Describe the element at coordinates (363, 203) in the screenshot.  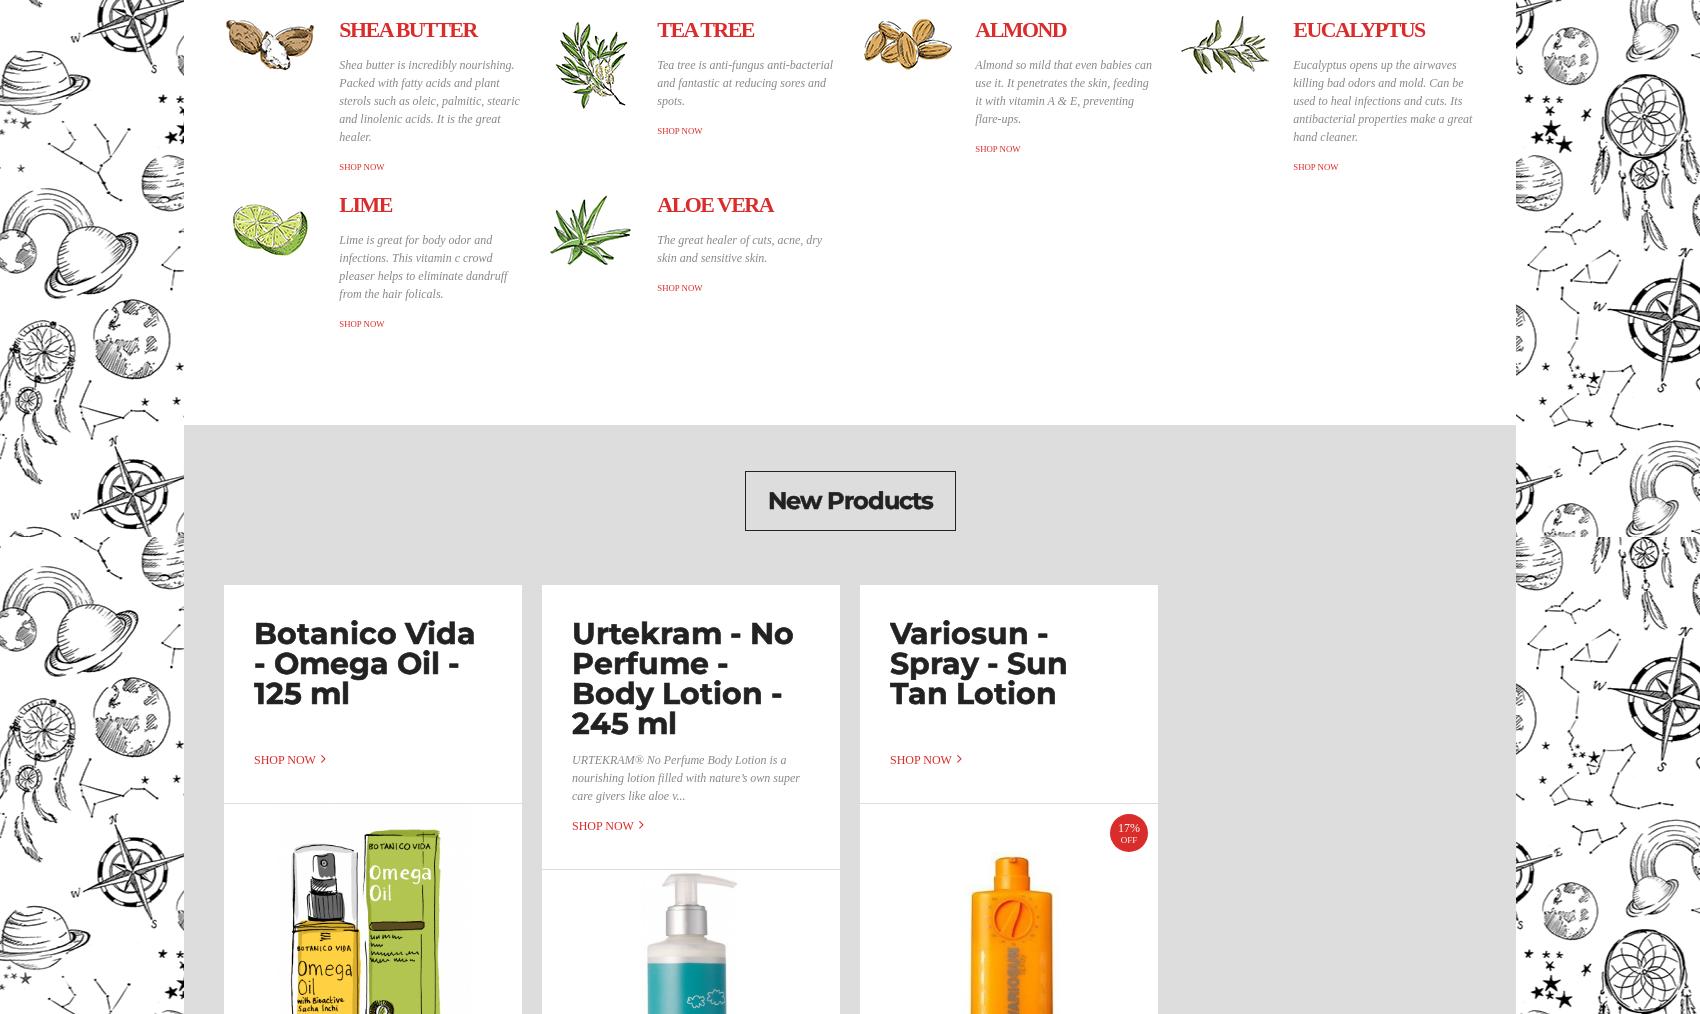
I see `'Lime'` at that location.